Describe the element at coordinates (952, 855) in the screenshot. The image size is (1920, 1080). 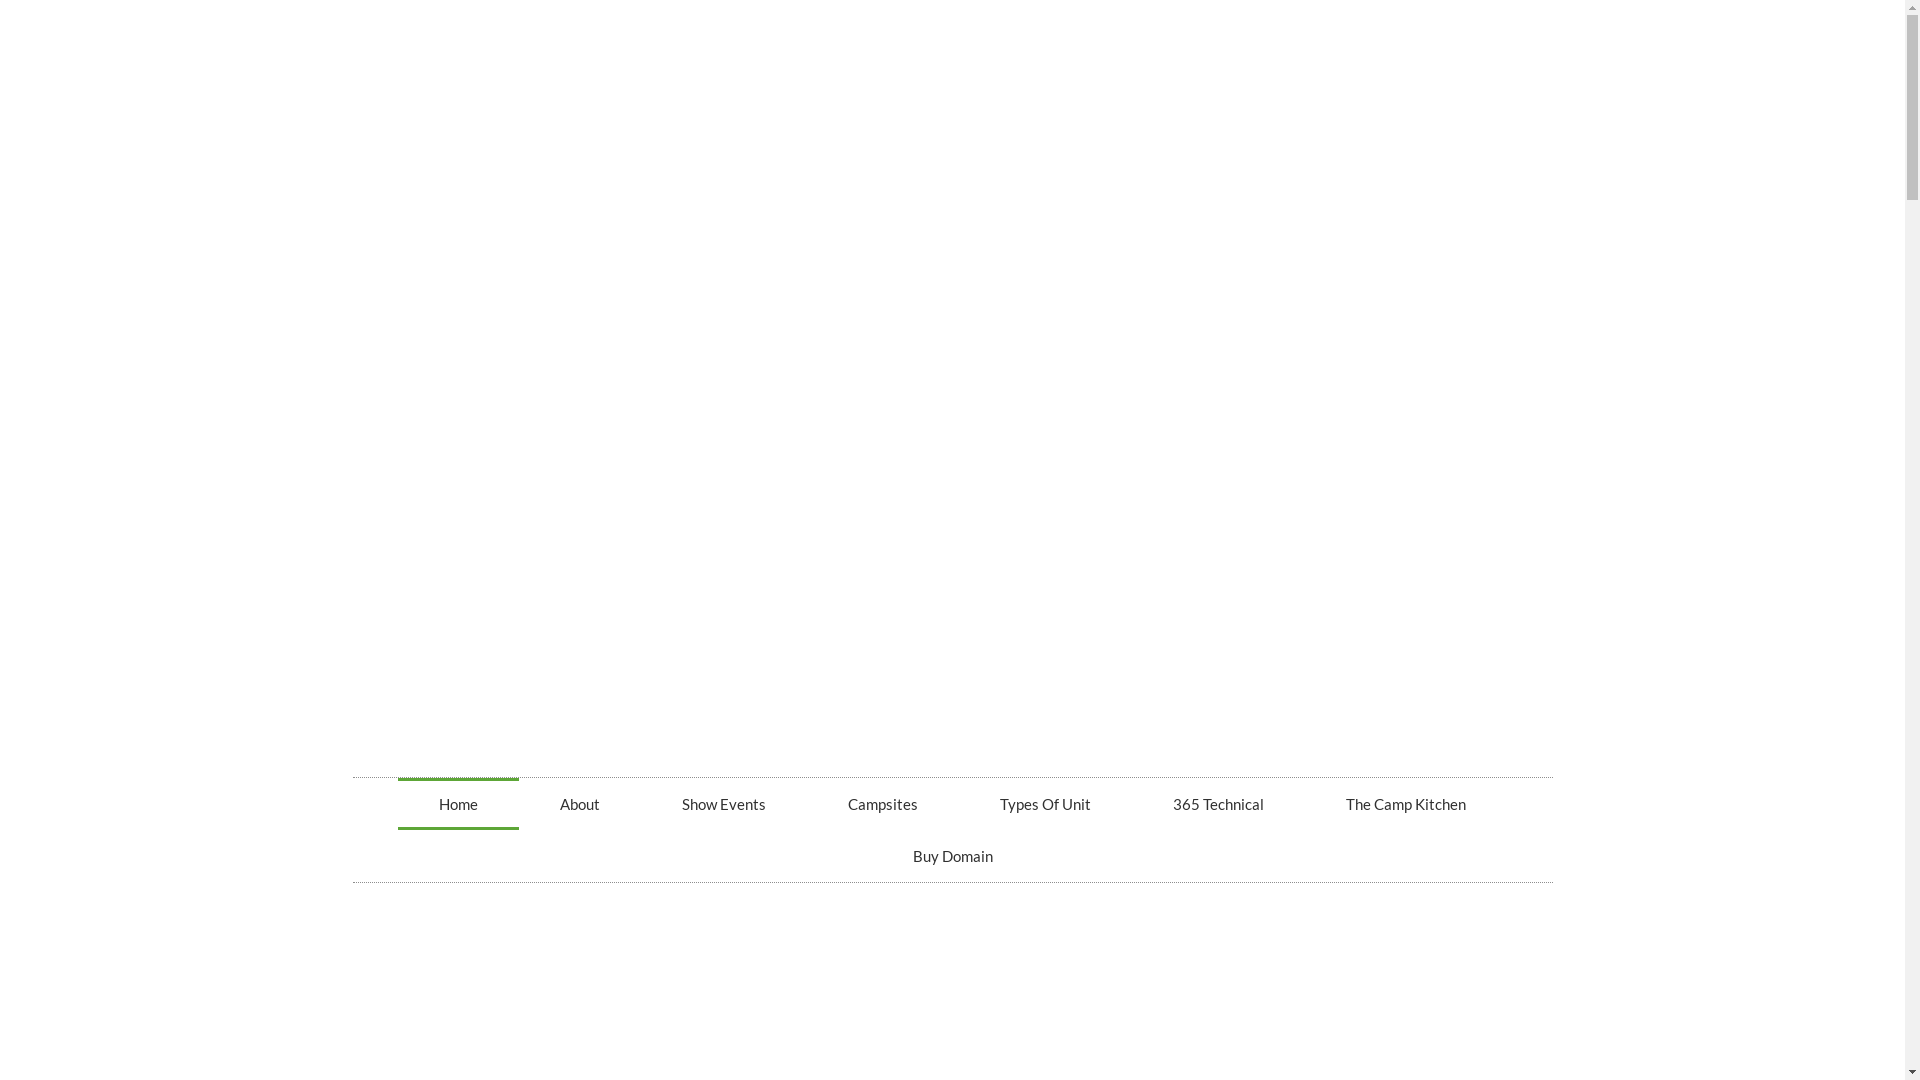
I see `'Buy Domain'` at that location.